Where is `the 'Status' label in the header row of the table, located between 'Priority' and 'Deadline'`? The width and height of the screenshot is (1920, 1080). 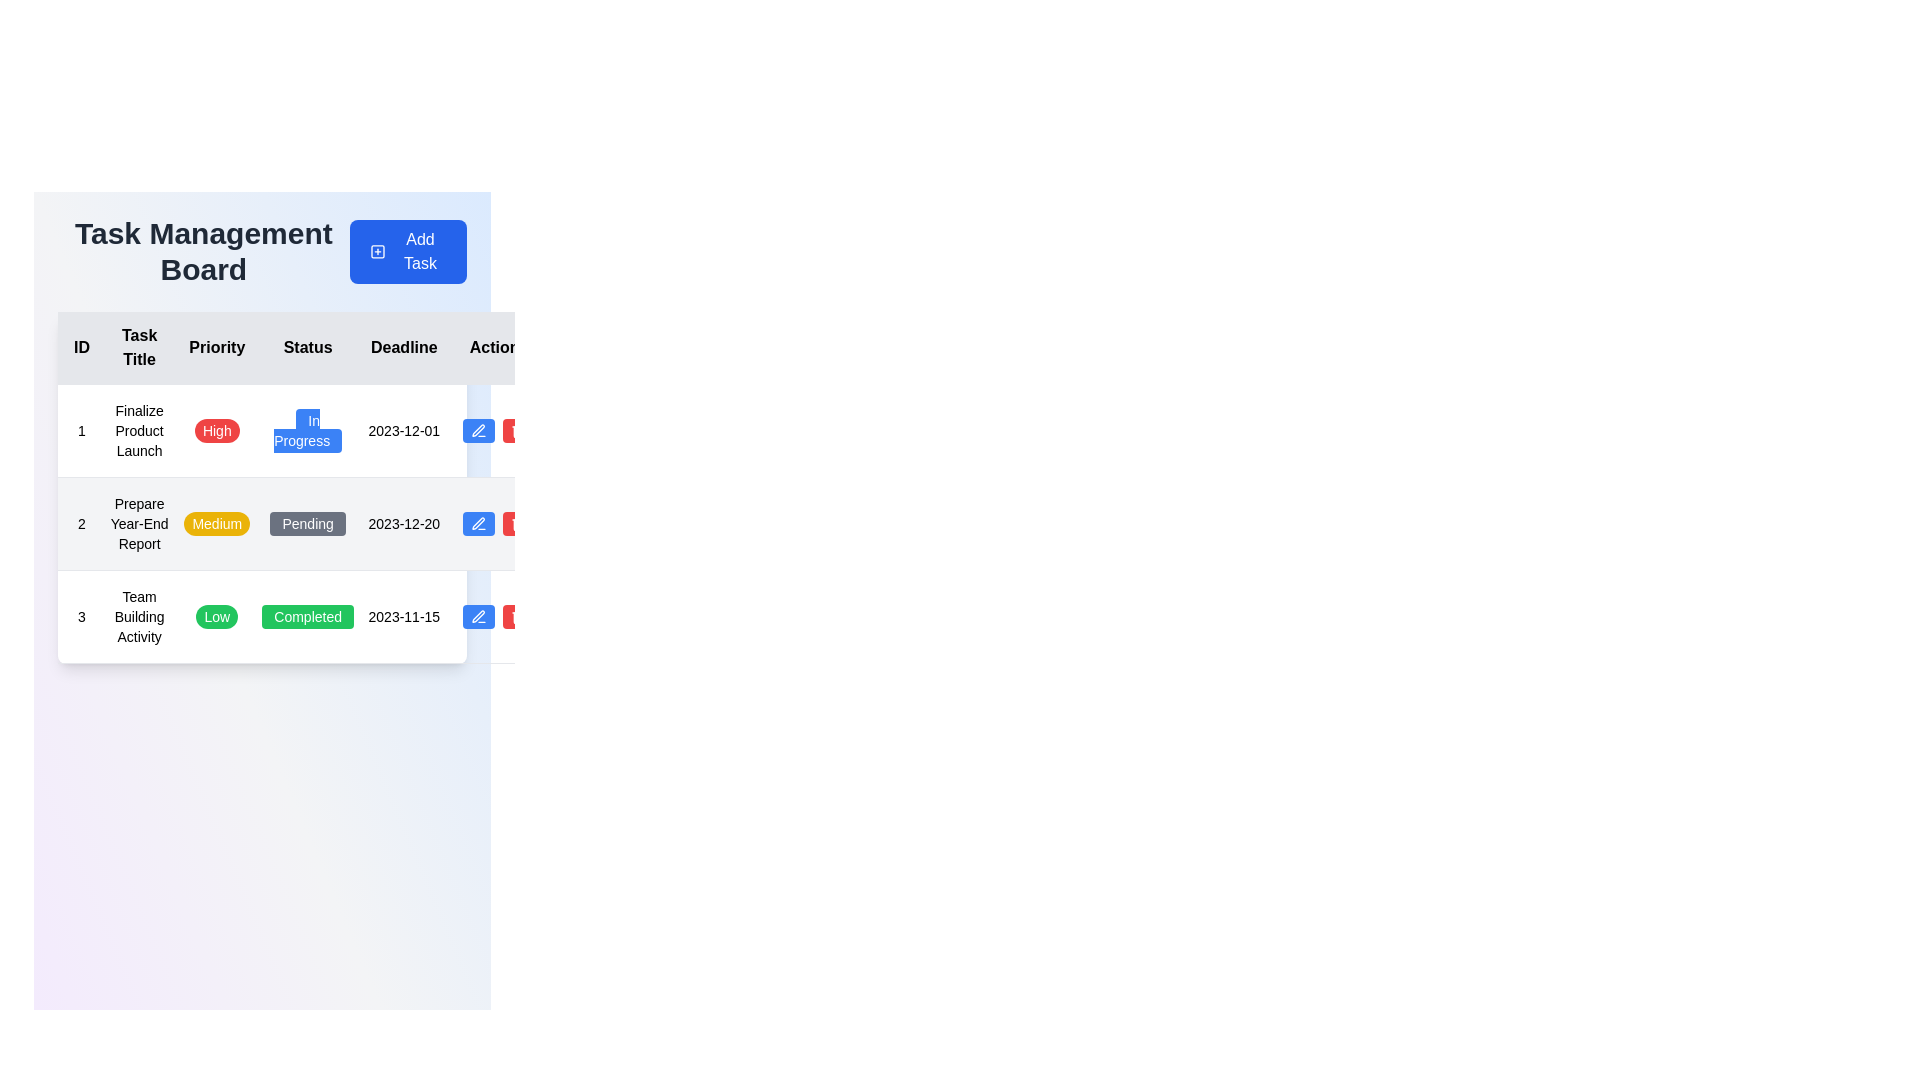 the 'Status' label in the header row of the table, located between 'Priority' and 'Deadline' is located at coordinates (307, 347).